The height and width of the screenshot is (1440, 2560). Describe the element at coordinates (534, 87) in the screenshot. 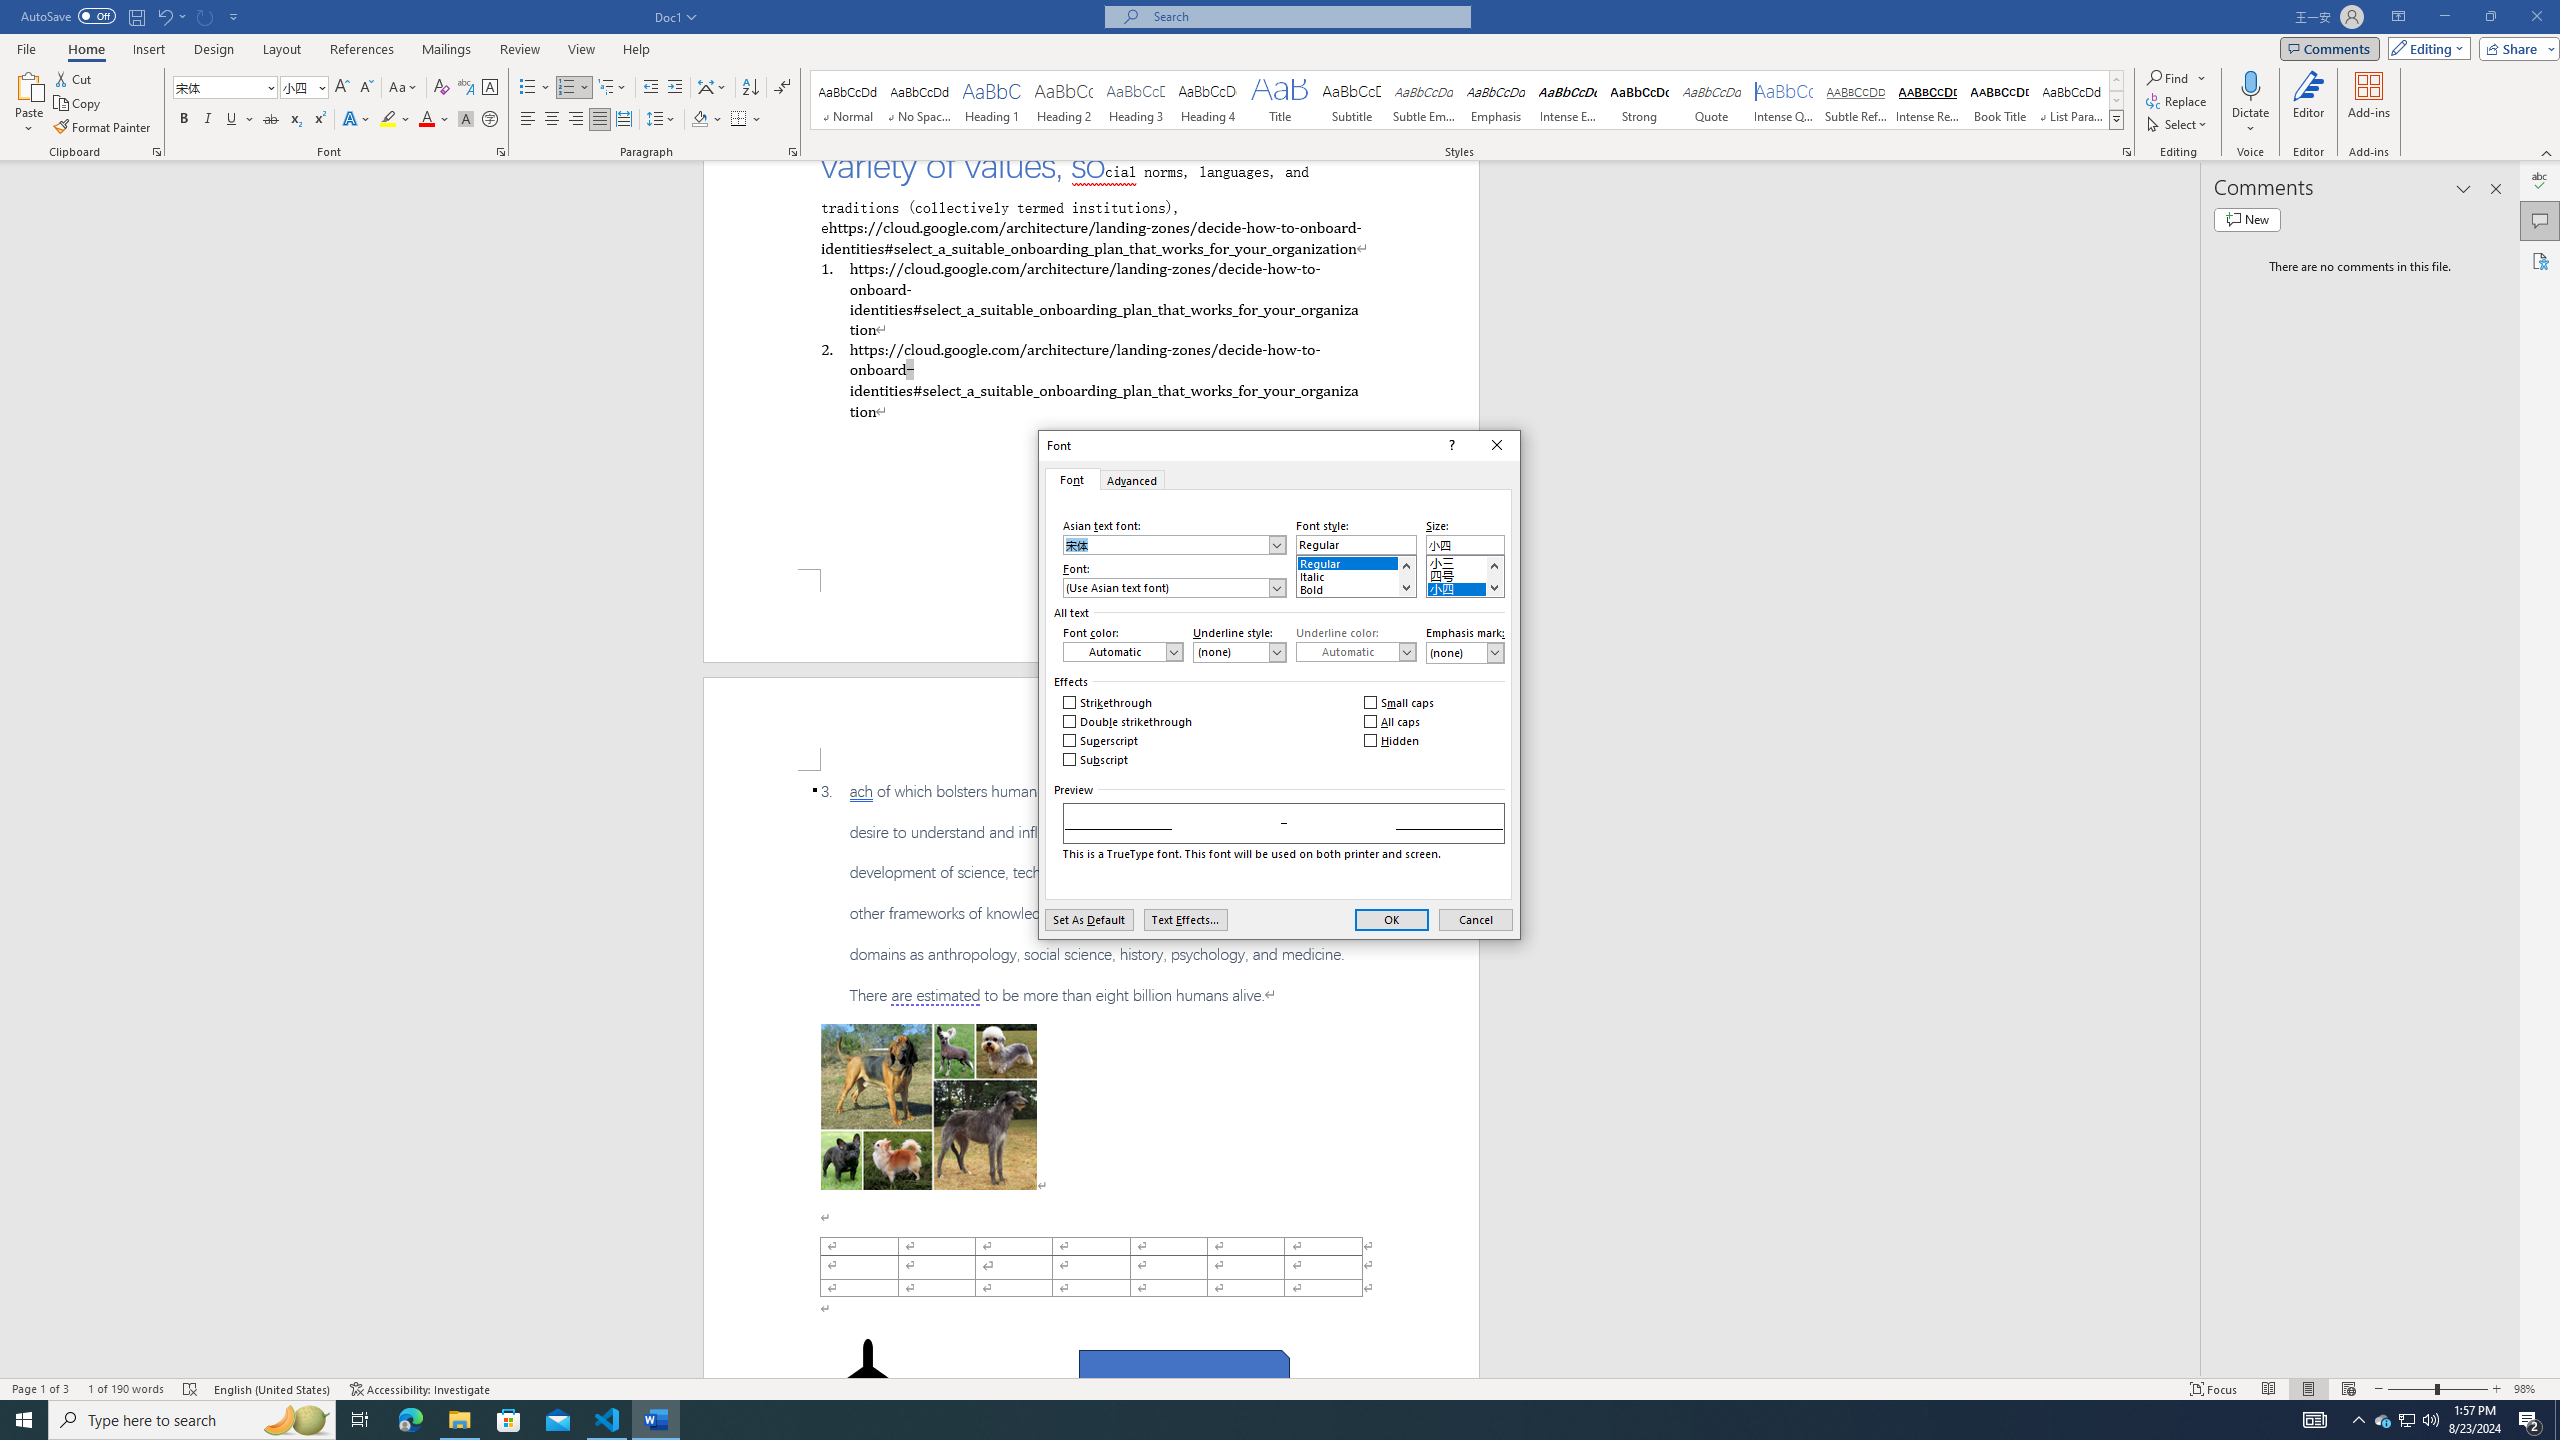

I see `'Bullets'` at that location.